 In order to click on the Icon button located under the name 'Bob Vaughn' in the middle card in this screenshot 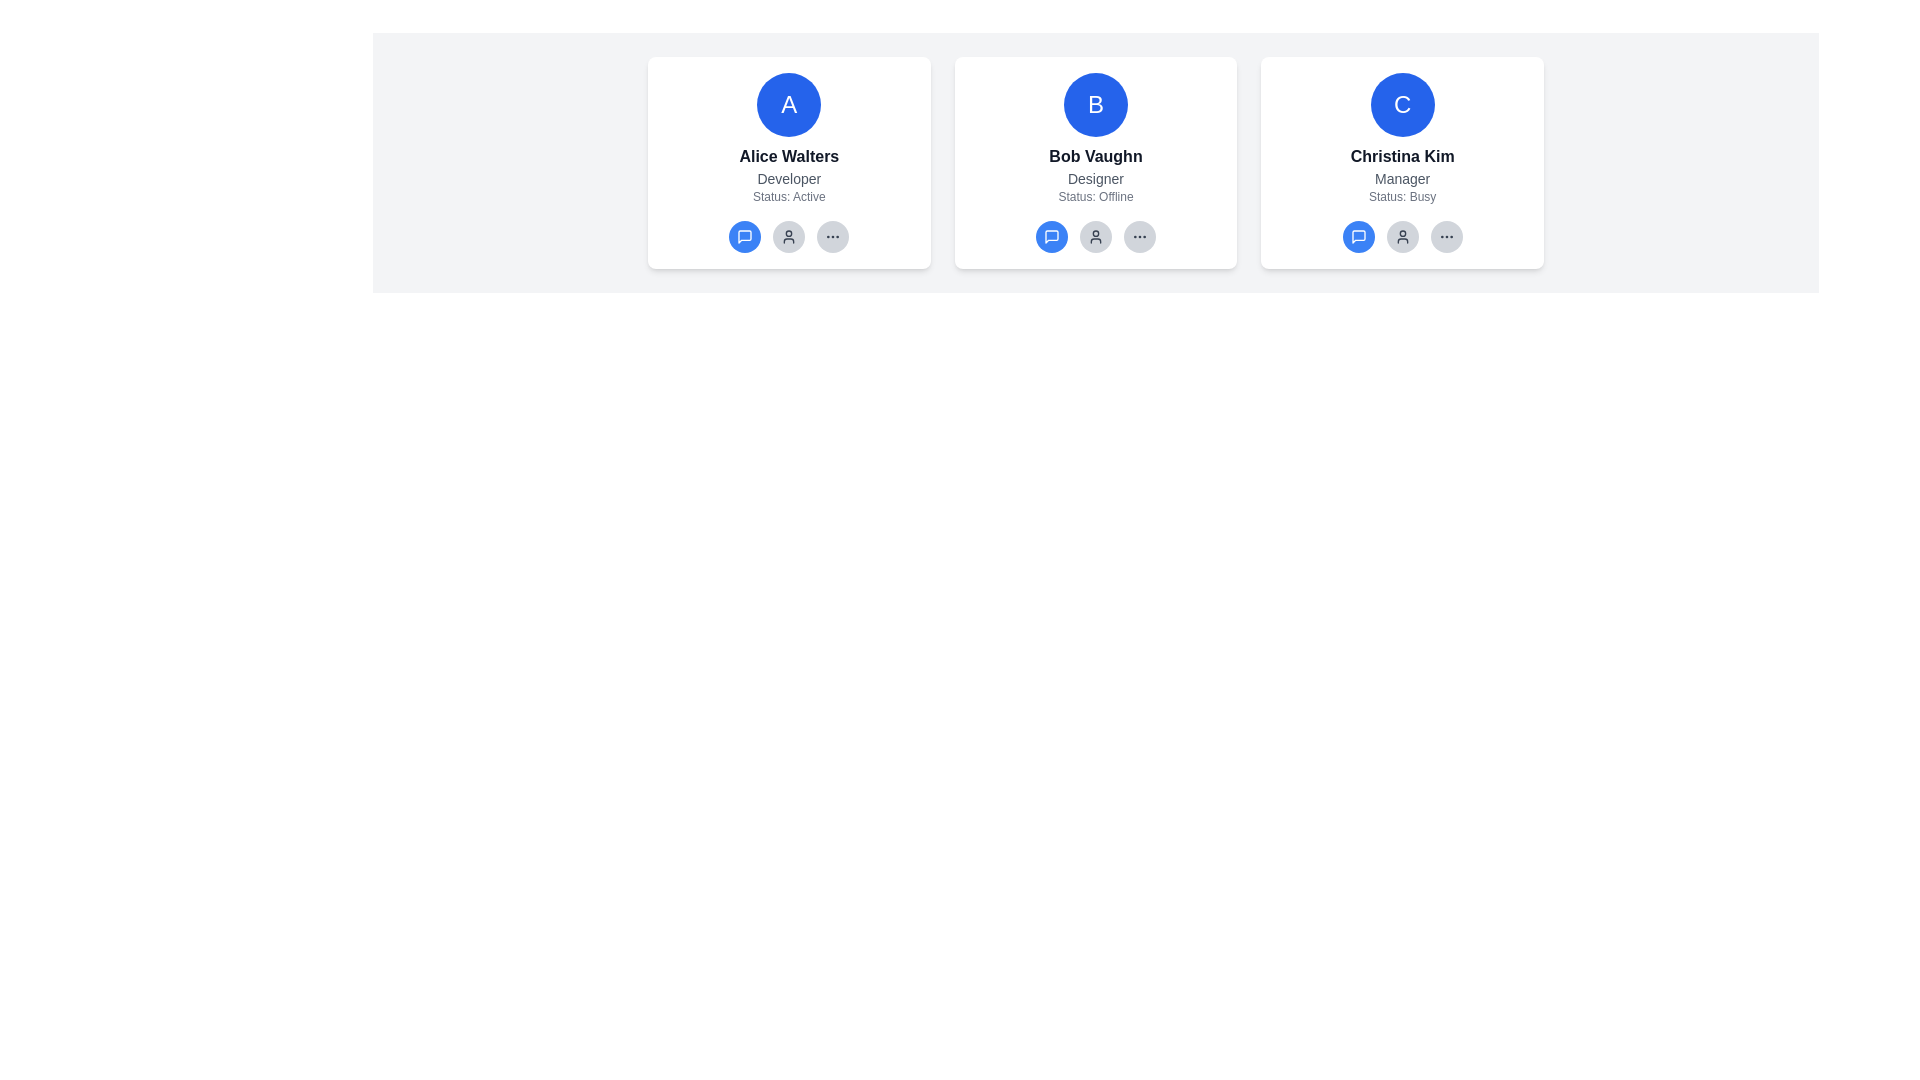, I will do `click(1050, 235)`.